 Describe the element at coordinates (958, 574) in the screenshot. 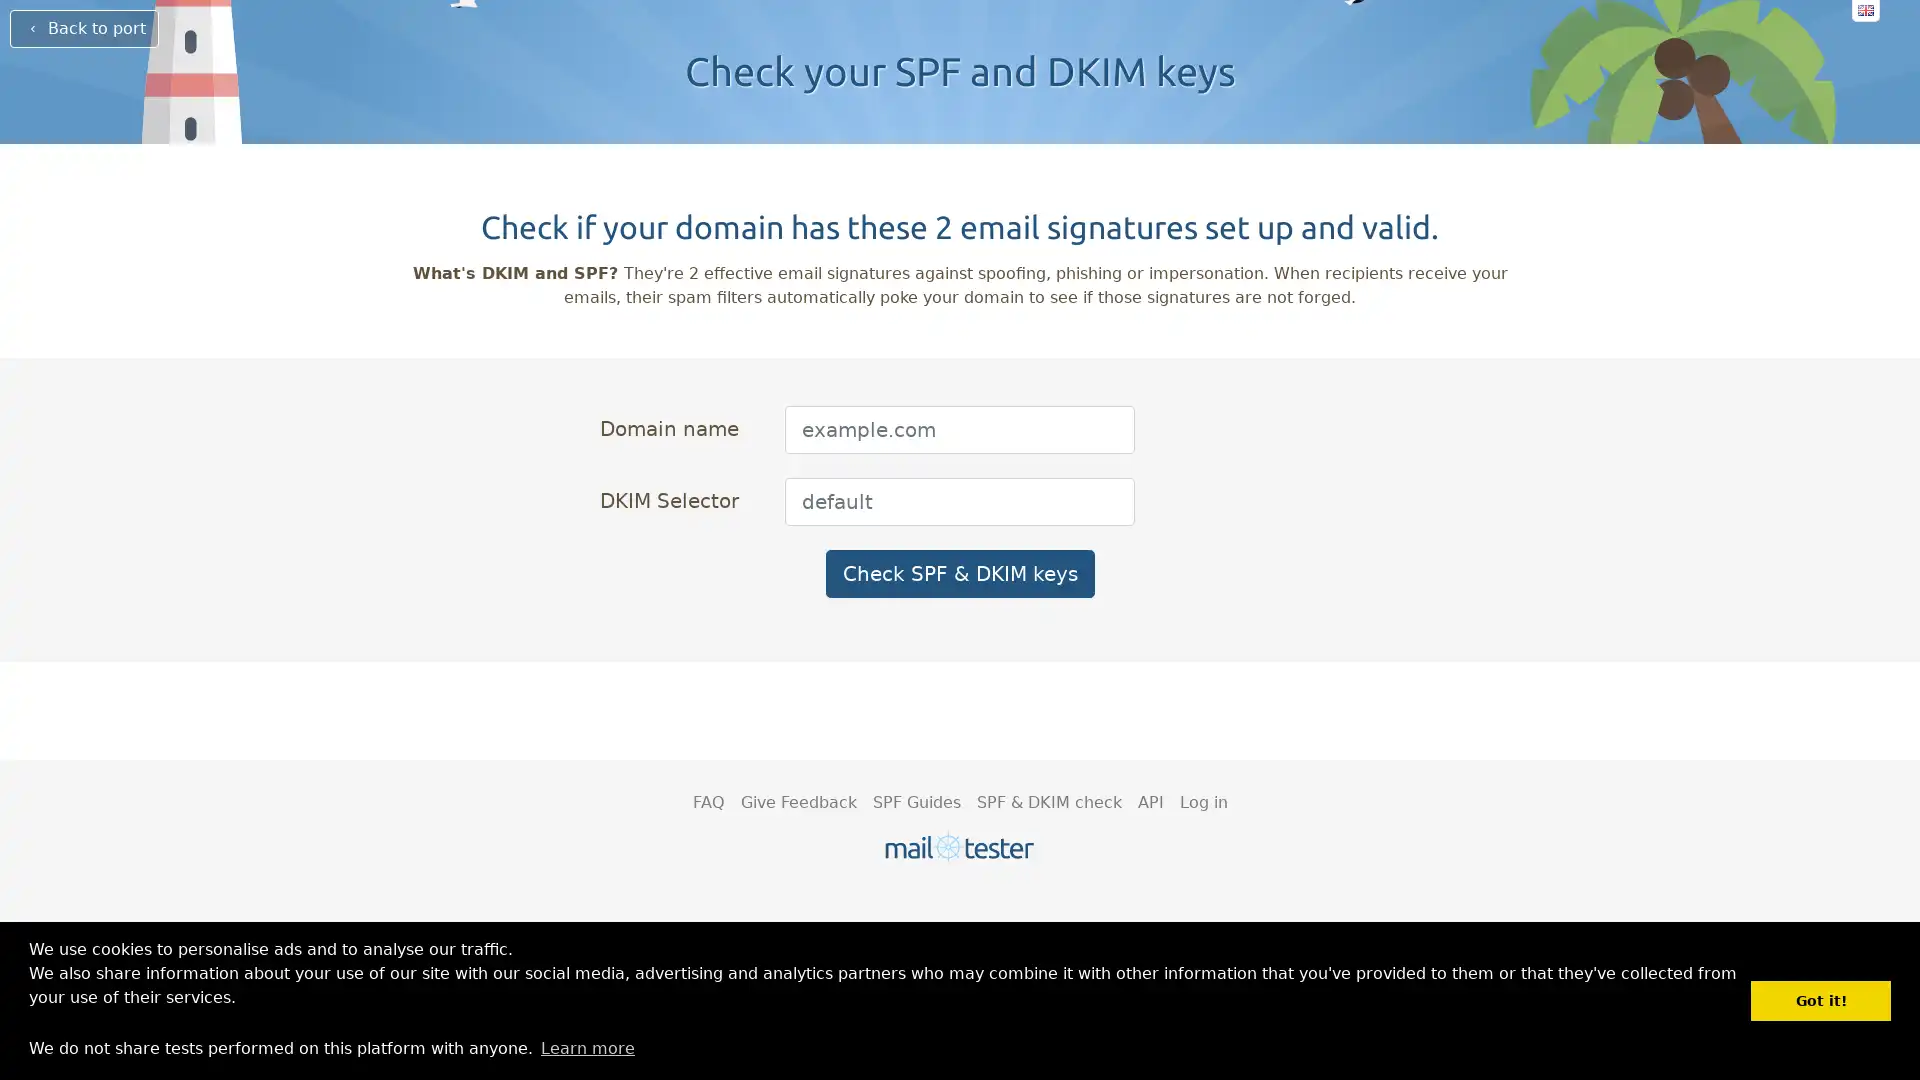

I see `Check SPF & DKIM keys` at that location.